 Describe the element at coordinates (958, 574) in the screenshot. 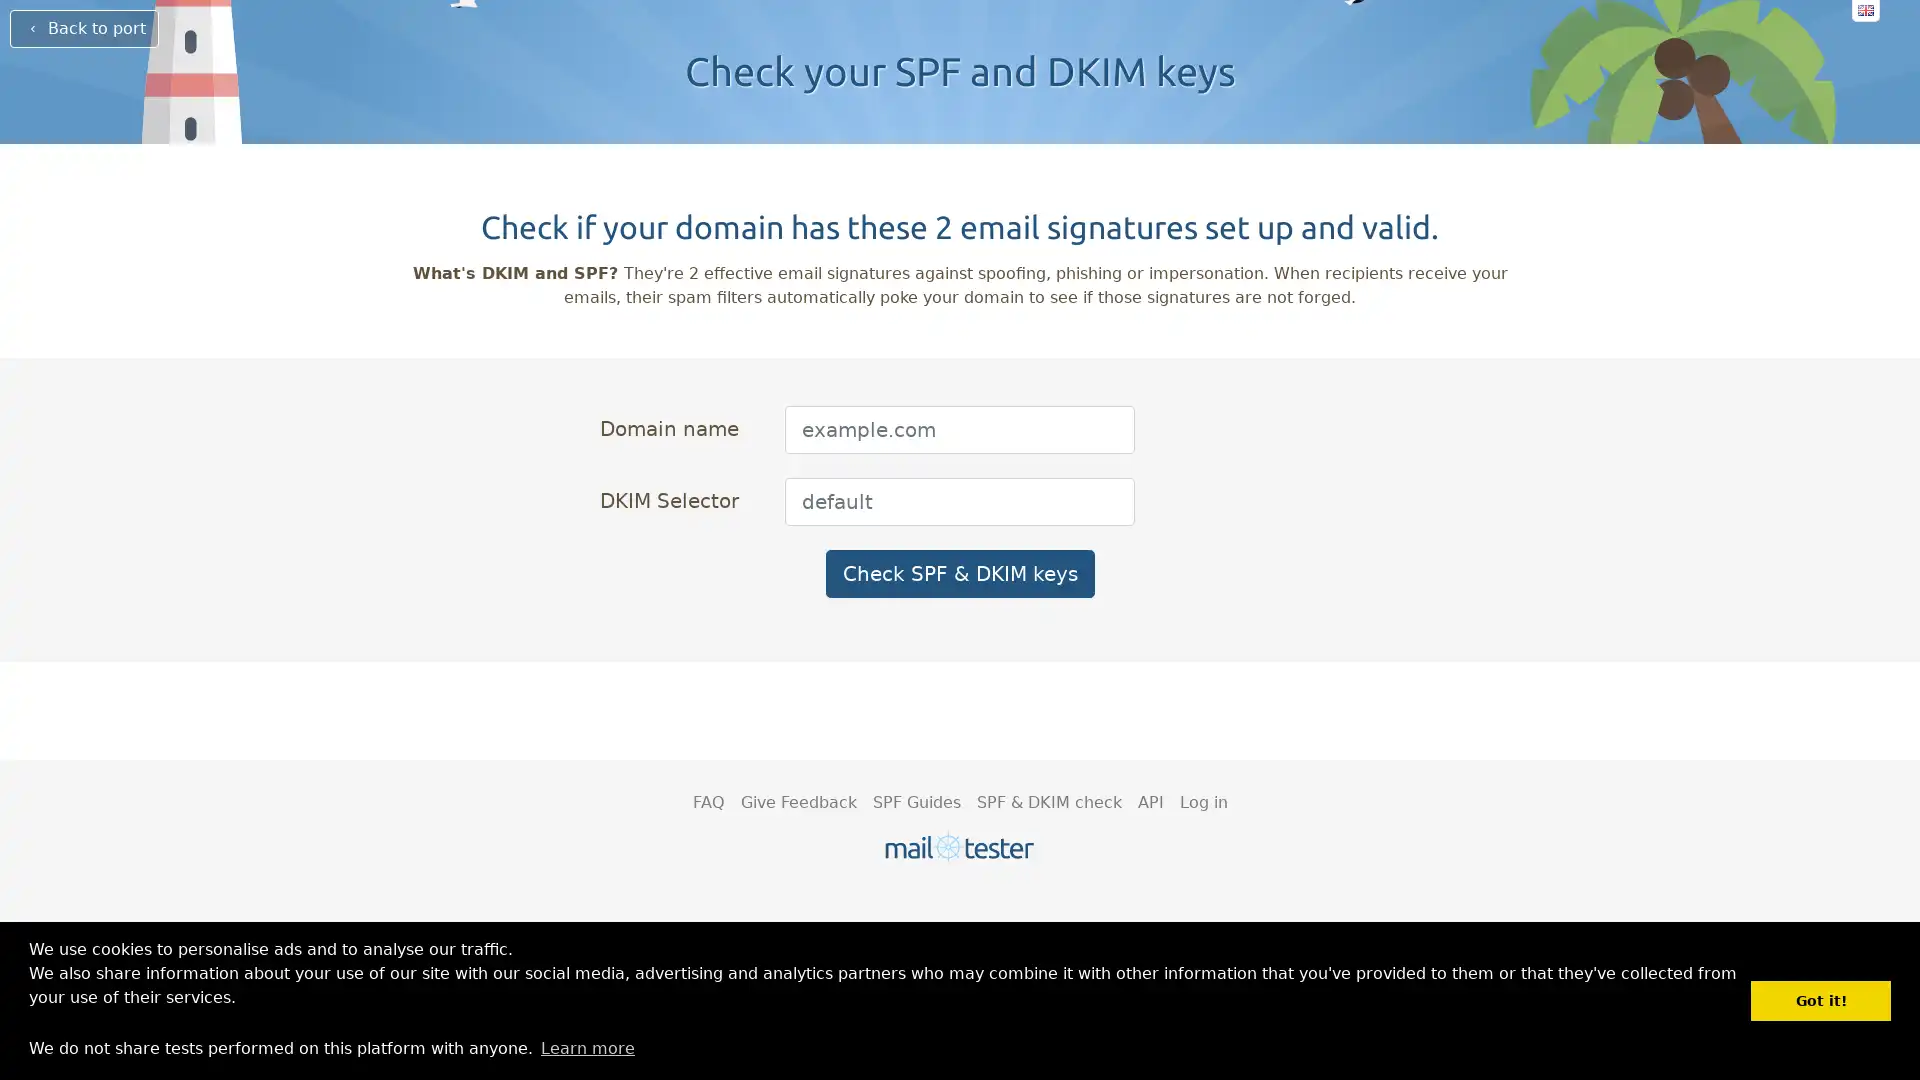

I see `Check SPF & DKIM keys` at that location.